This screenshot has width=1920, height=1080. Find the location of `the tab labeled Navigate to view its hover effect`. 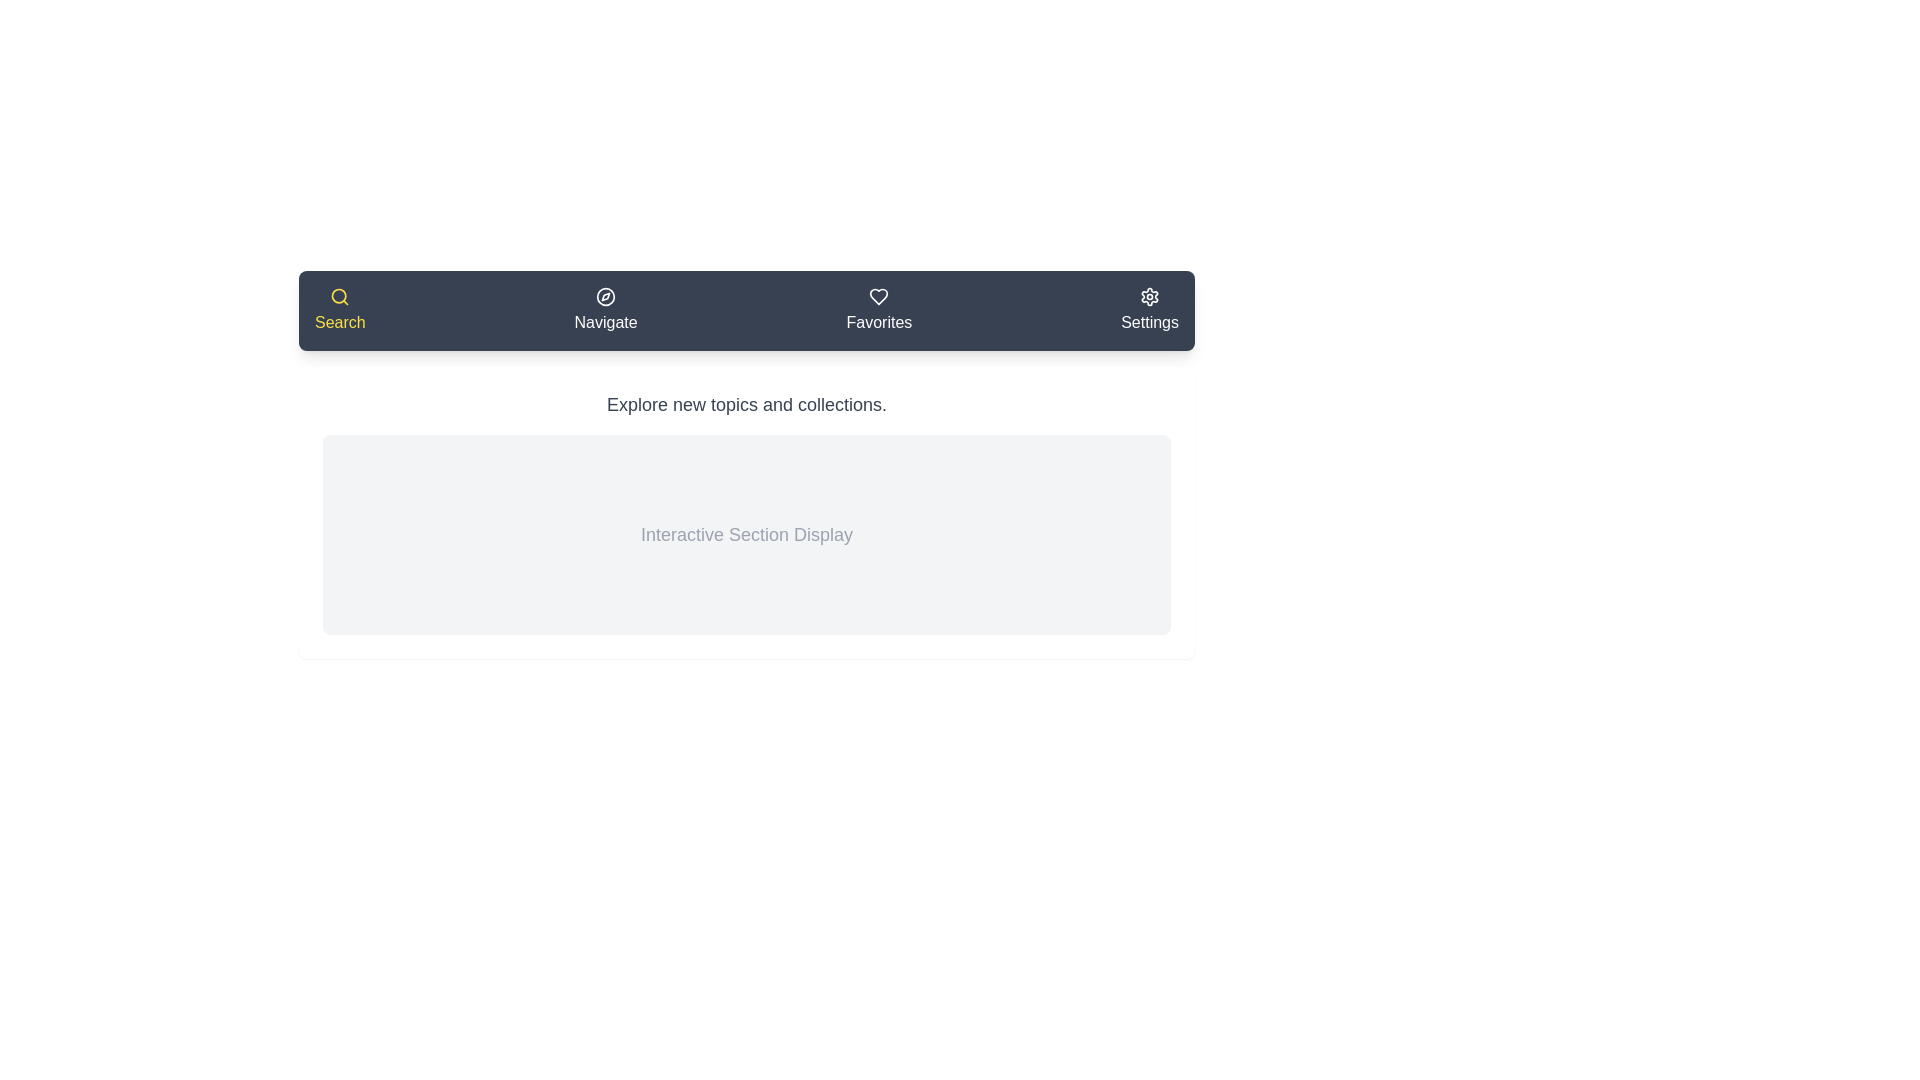

the tab labeled Navigate to view its hover effect is located at coordinates (604, 311).